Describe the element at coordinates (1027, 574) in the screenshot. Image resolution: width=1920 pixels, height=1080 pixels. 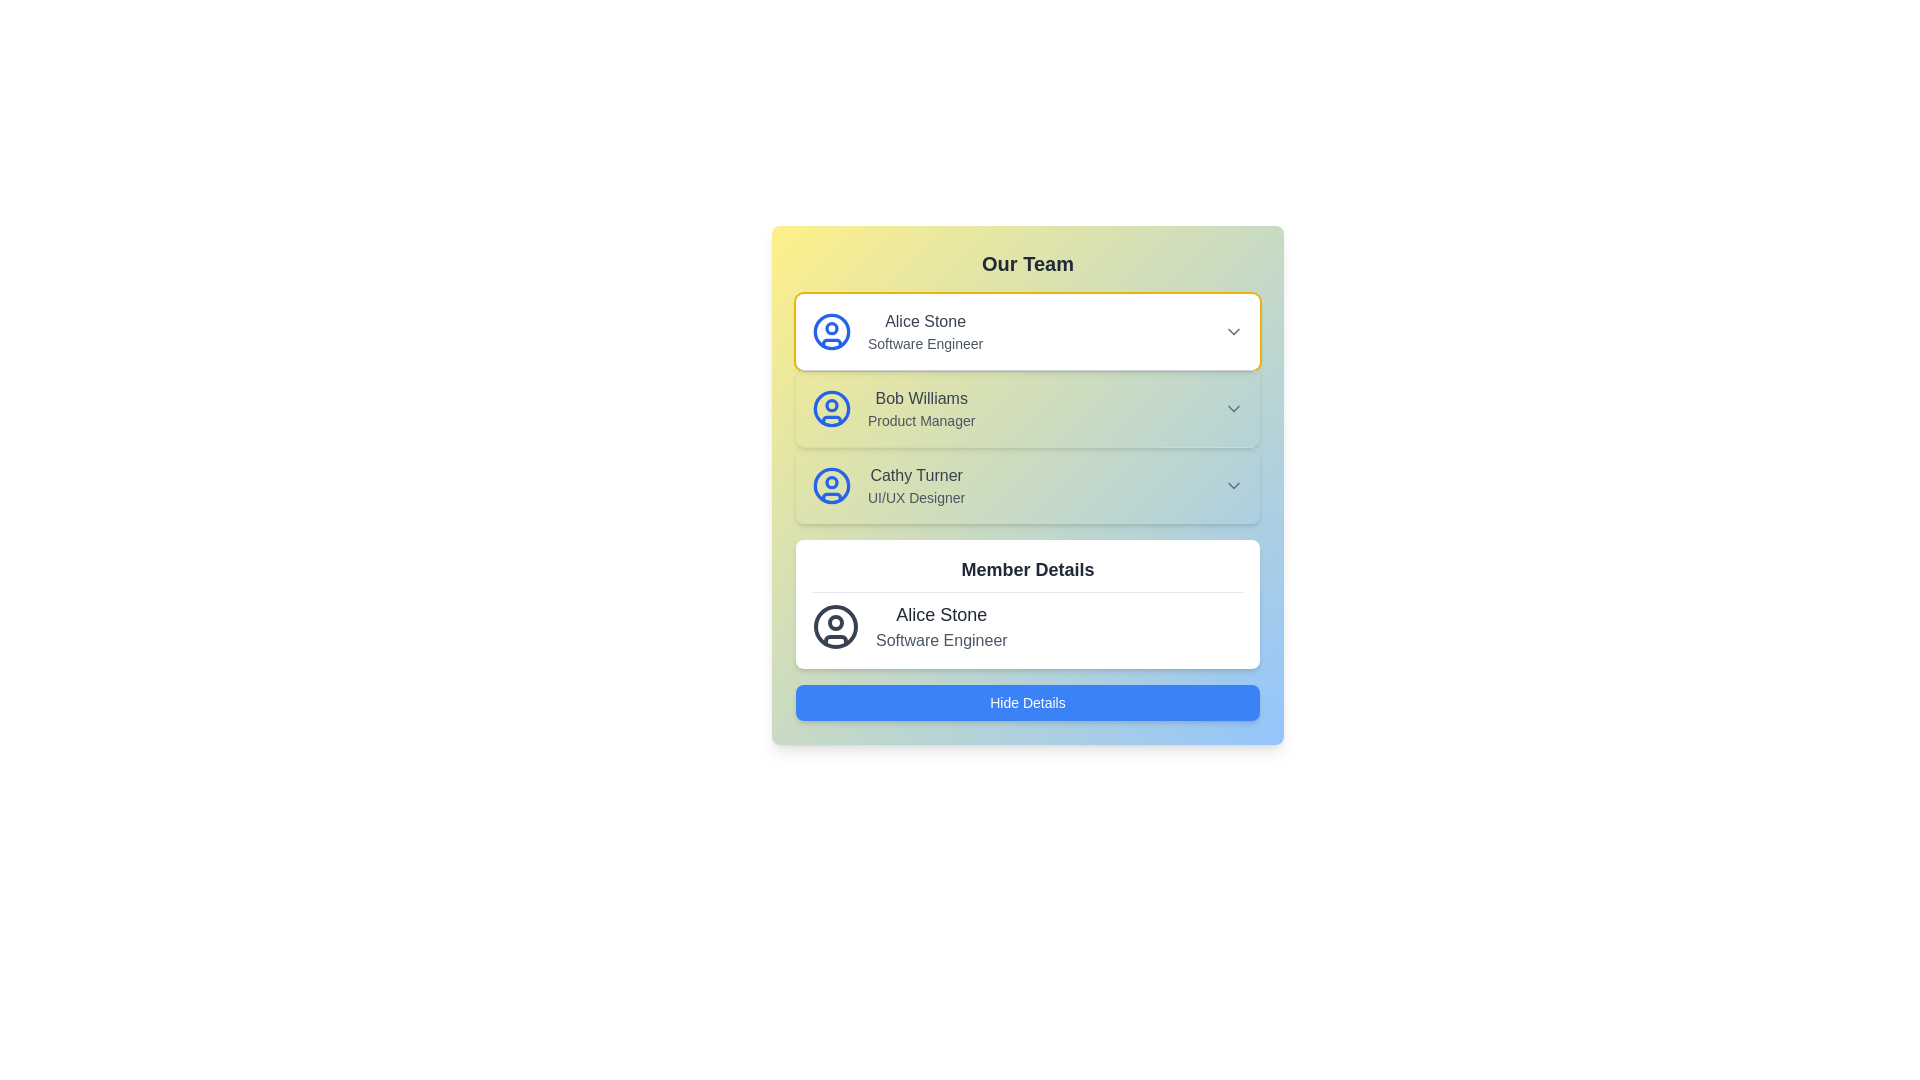
I see `the static text label that serves as the header title for the section, positioned at the top center of the card layout` at that location.